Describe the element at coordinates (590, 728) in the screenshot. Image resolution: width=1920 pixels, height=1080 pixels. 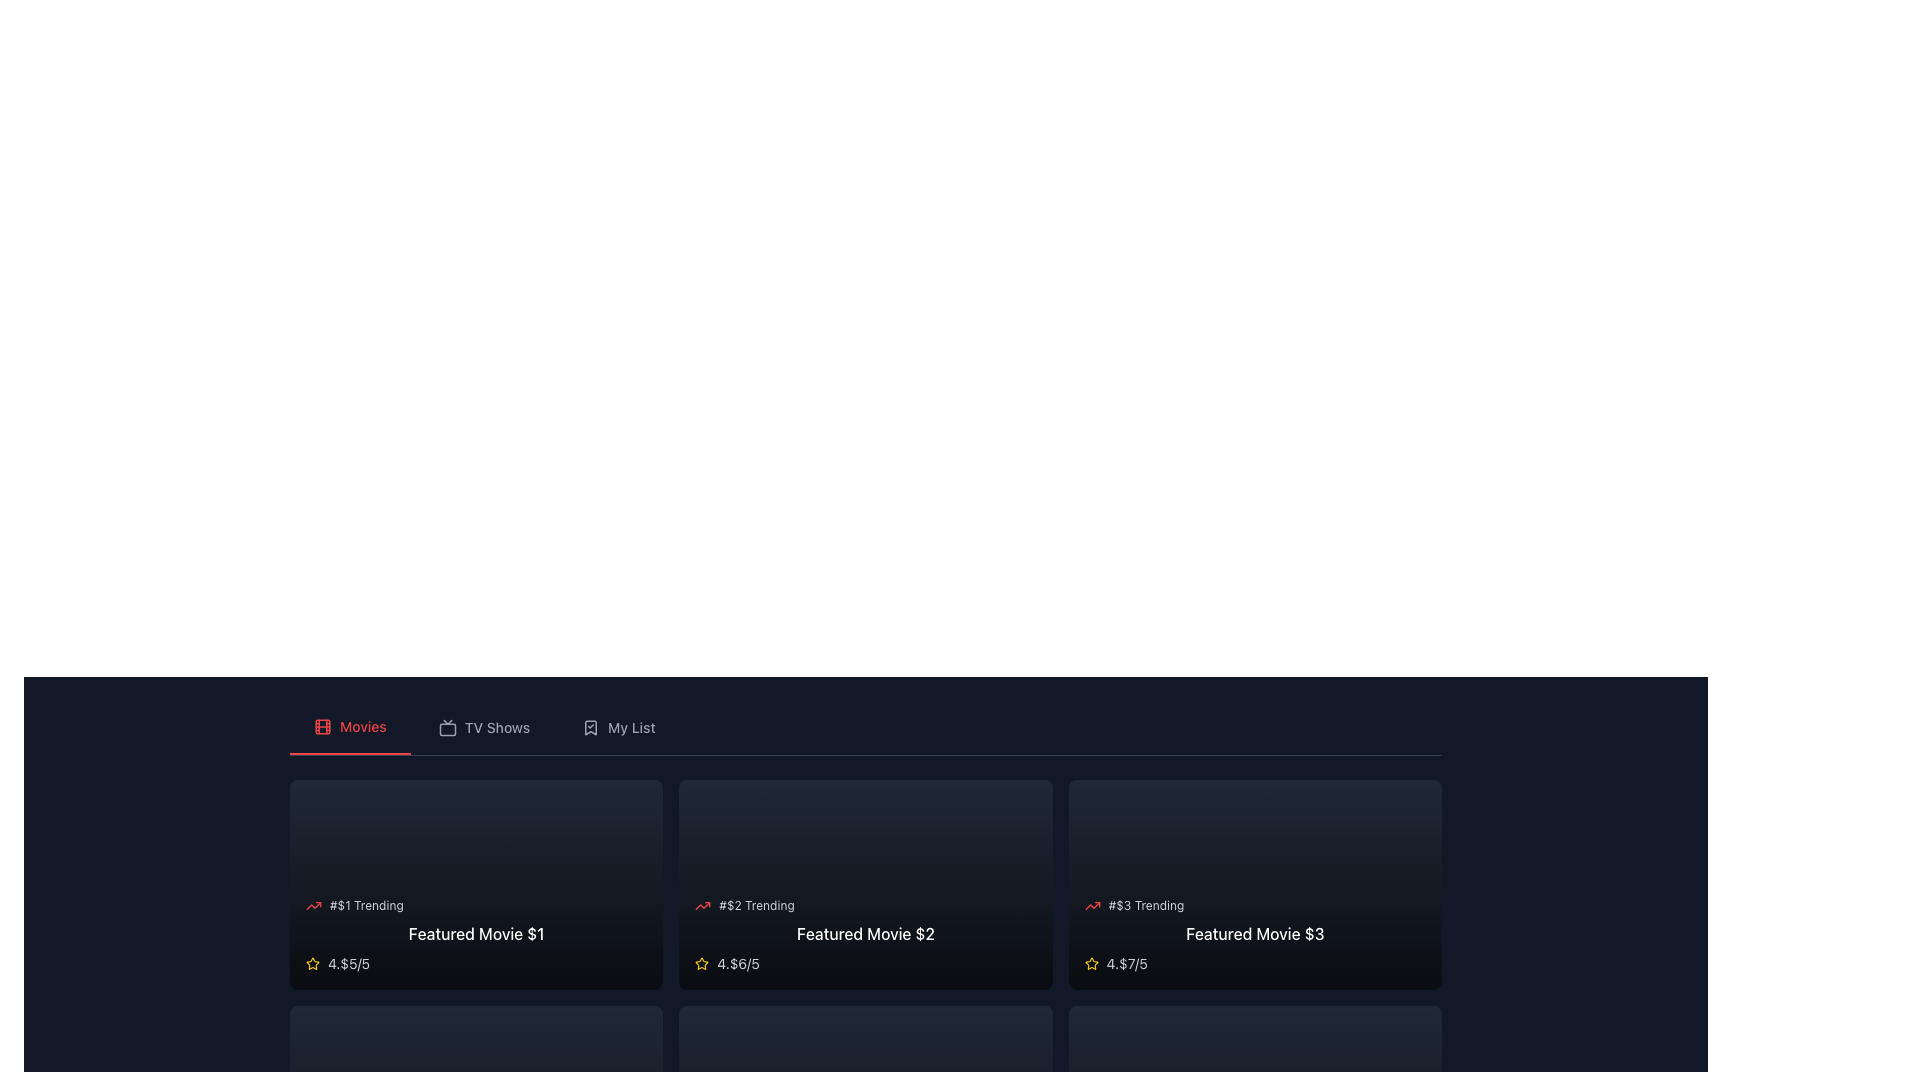
I see `the icon located to the left of the 'My List' label, which serves as an action trigger for managing a user's saved or favorite items` at that location.